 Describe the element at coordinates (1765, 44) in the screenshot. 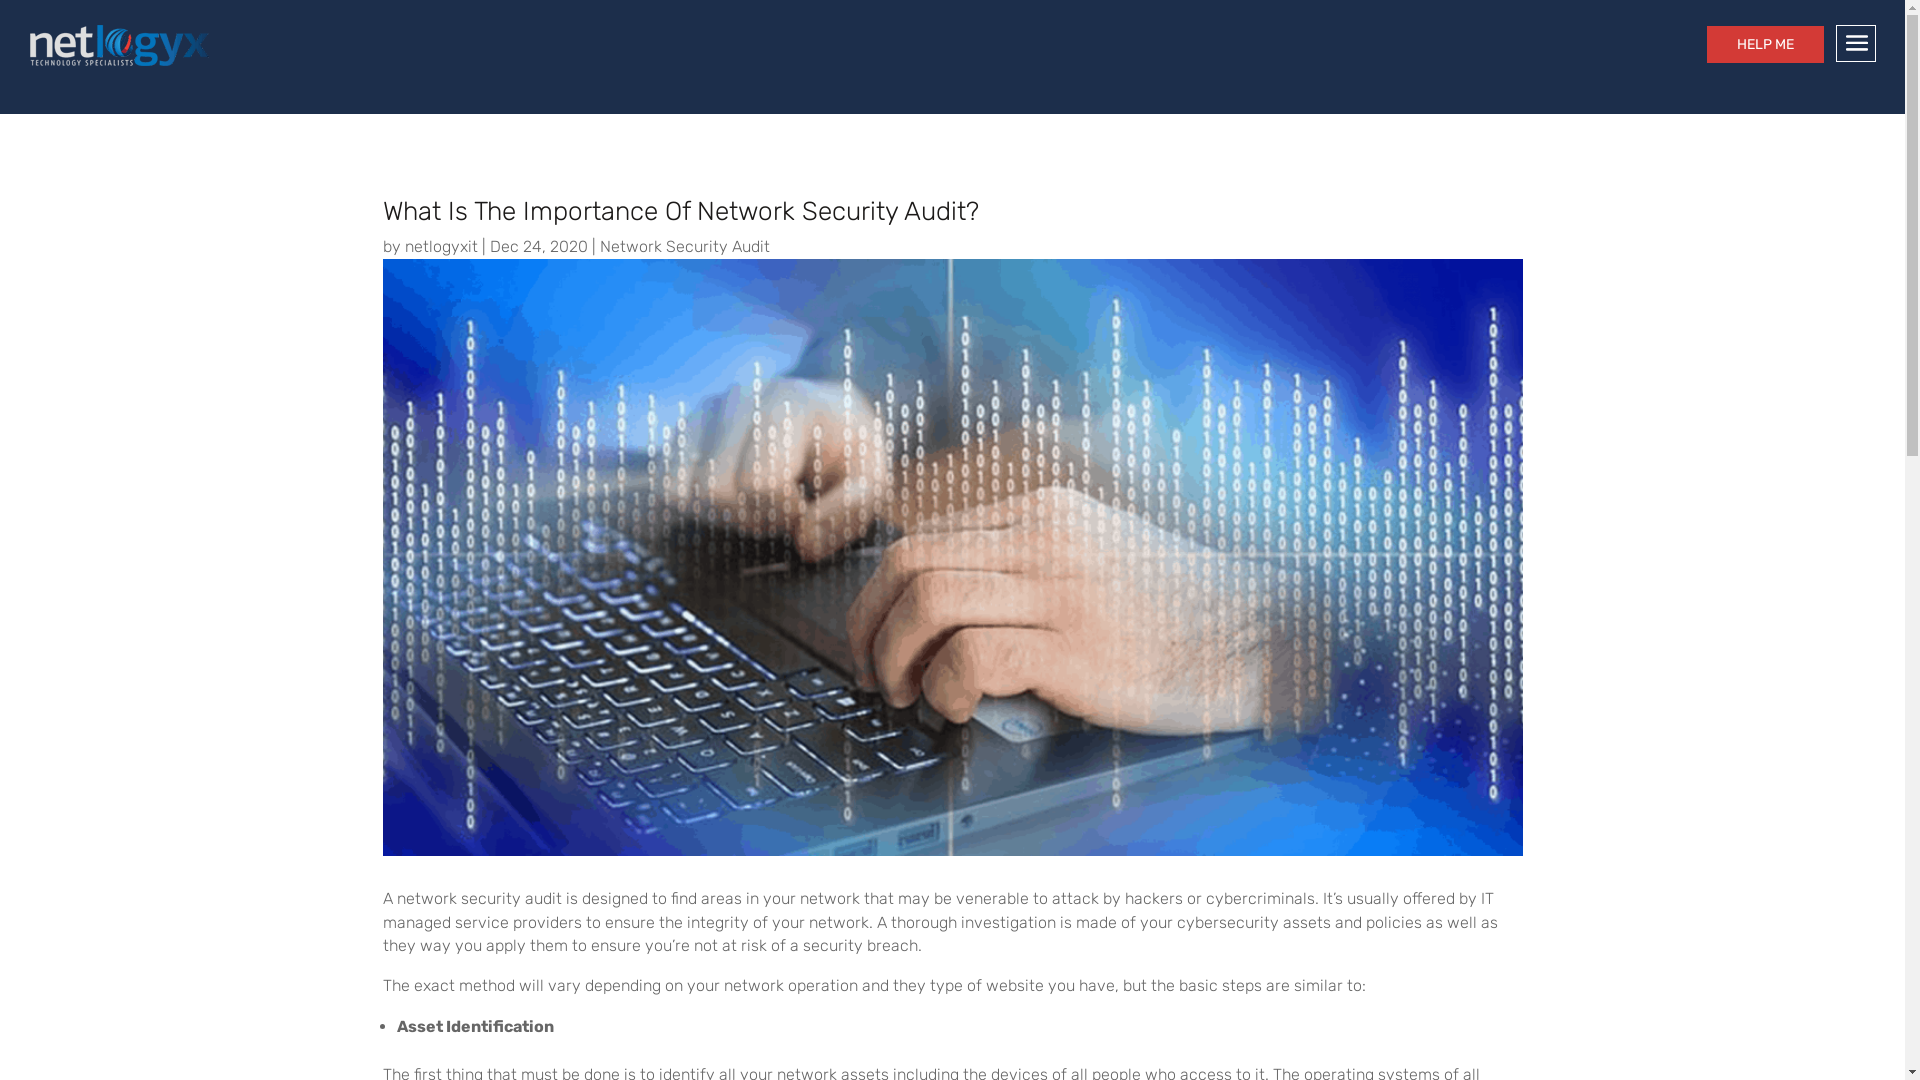

I see `'HELP ME'` at that location.